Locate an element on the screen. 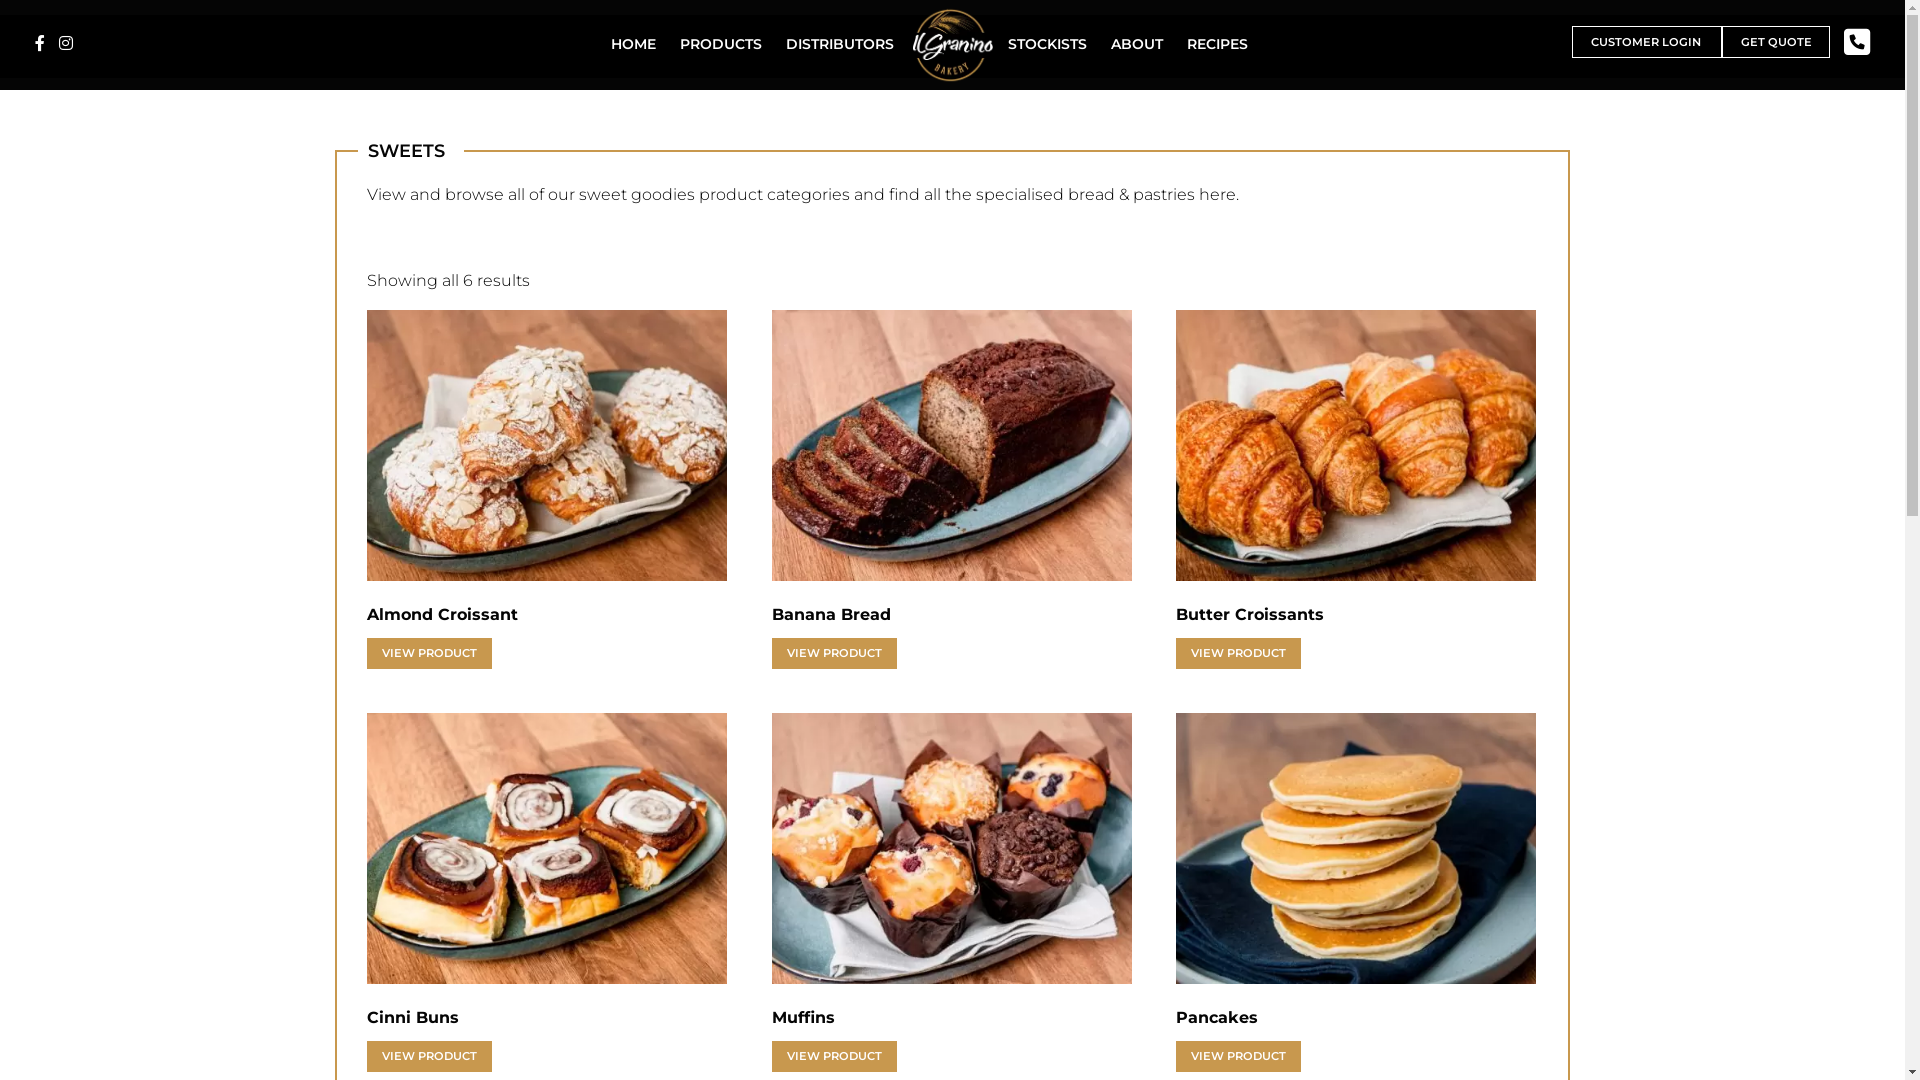  'PRODUCTS' is located at coordinates (675, 43).